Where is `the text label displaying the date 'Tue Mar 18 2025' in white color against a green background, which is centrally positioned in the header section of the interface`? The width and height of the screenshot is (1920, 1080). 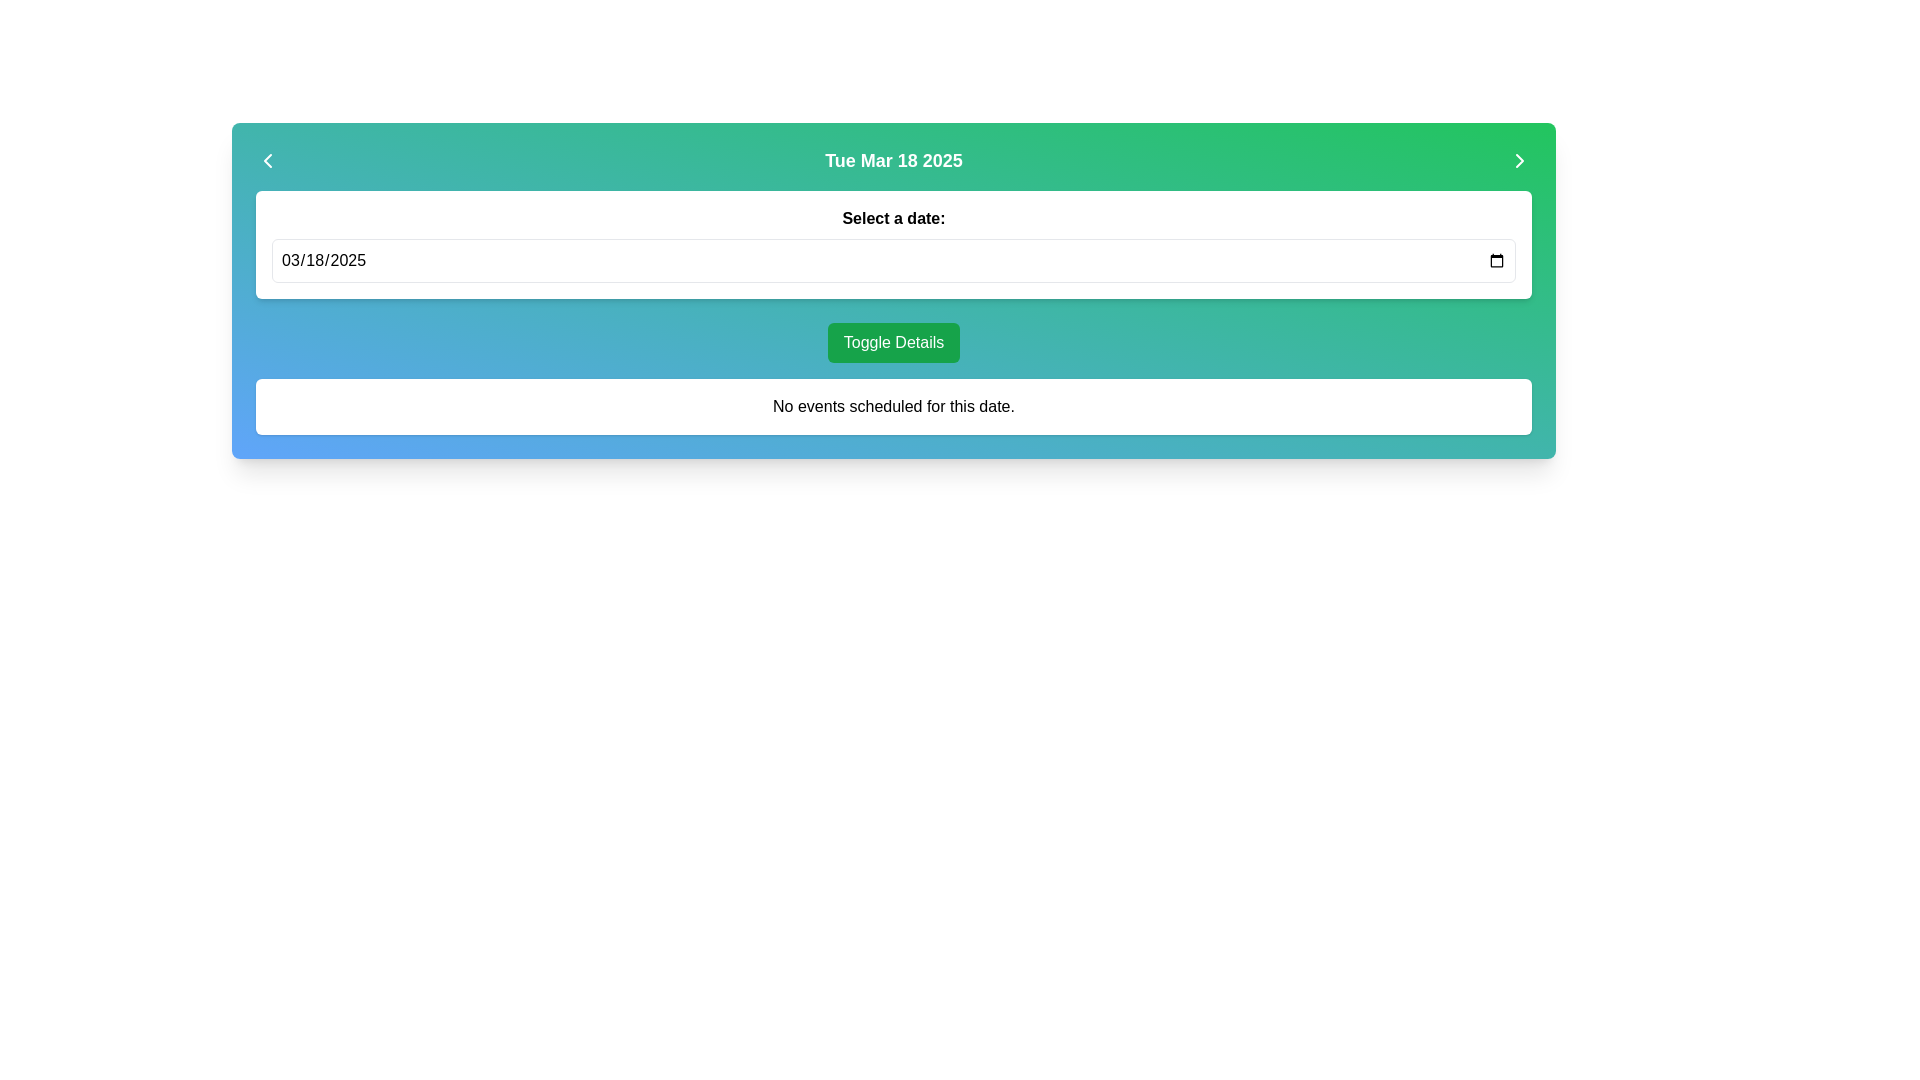
the text label displaying the date 'Tue Mar 18 2025' in white color against a green background, which is centrally positioned in the header section of the interface is located at coordinates (892, 160).